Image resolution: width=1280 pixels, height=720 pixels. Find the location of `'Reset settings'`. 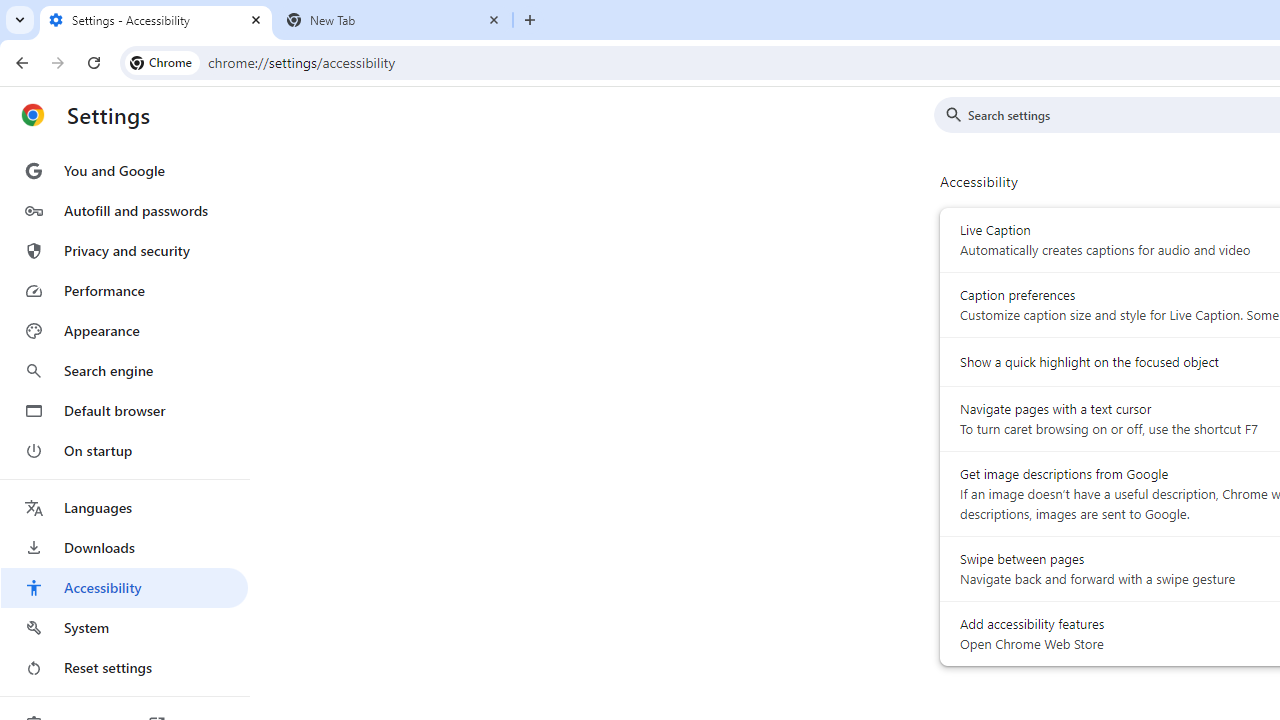

'Reset settings' is located at coordinates (123, 668).